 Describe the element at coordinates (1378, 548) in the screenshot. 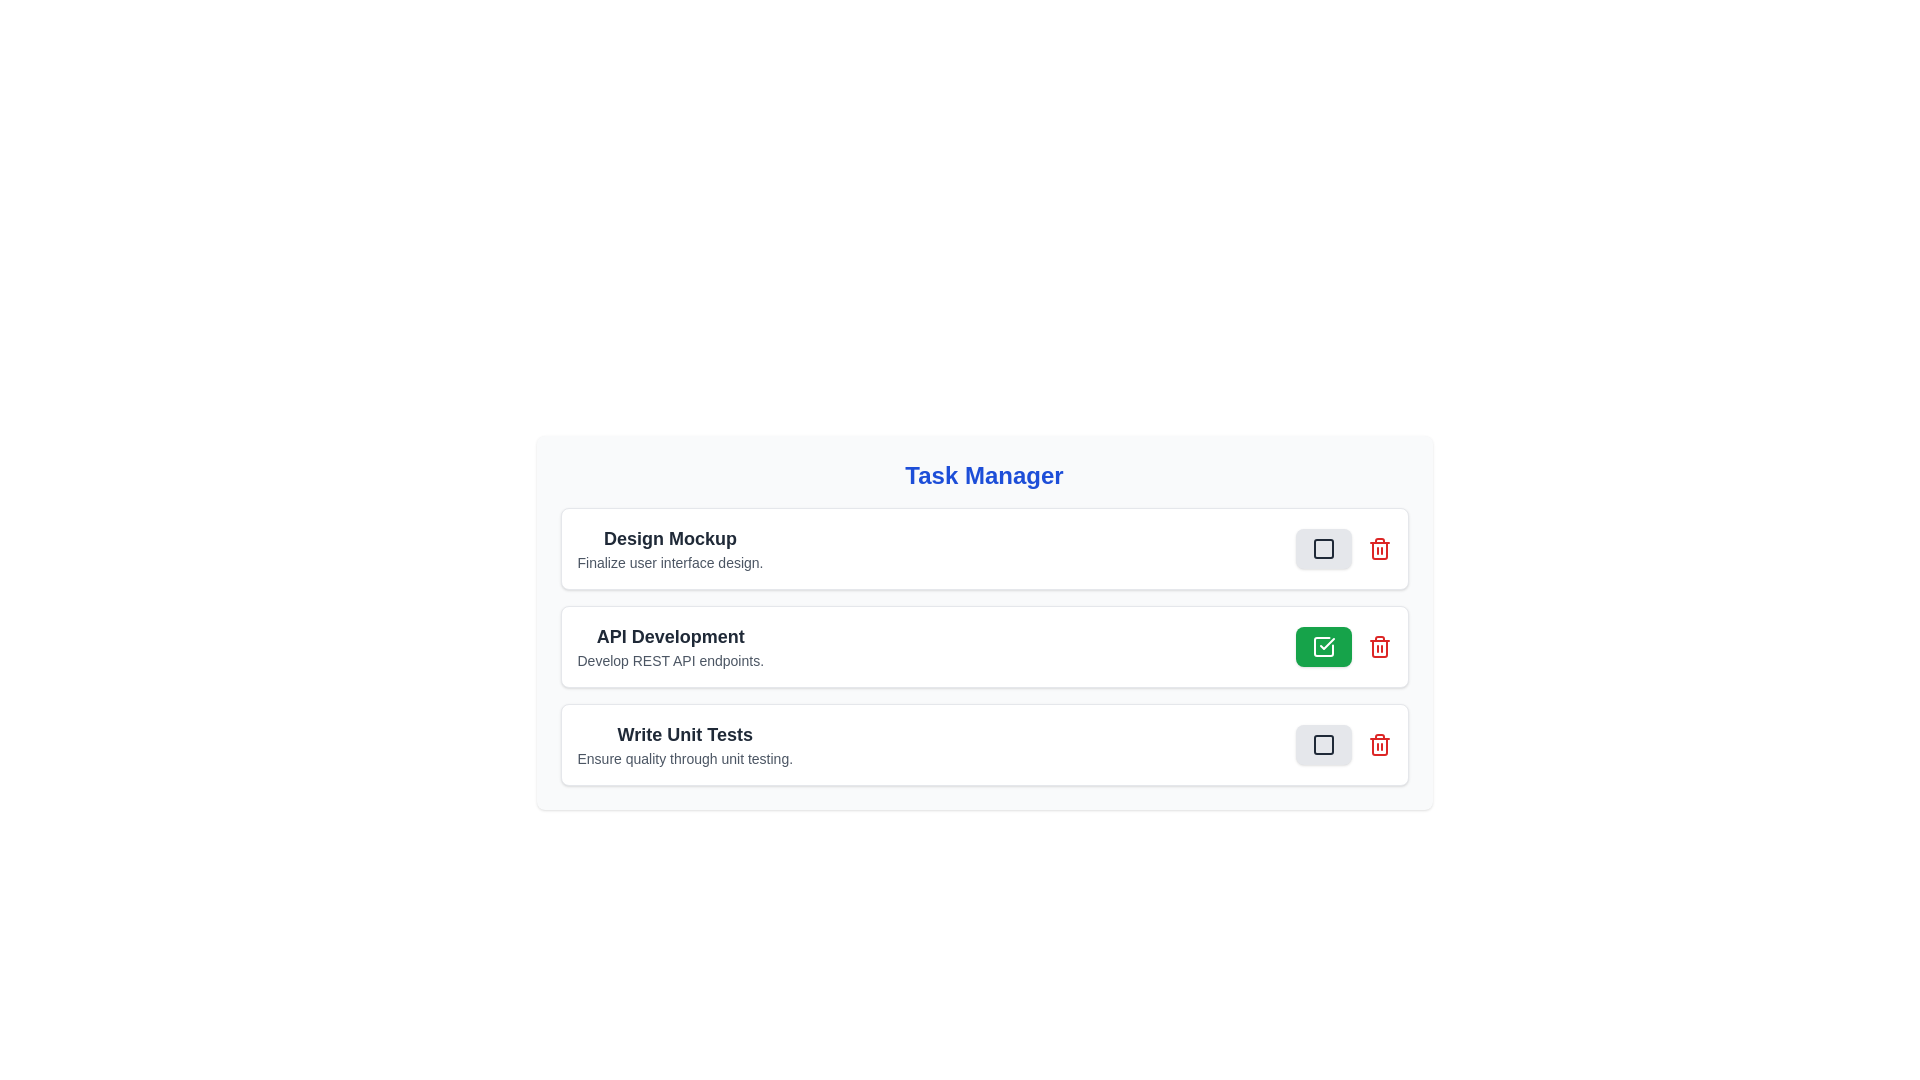

I see `the delete button located at the far right of the task row for 'API Development'` at that location.